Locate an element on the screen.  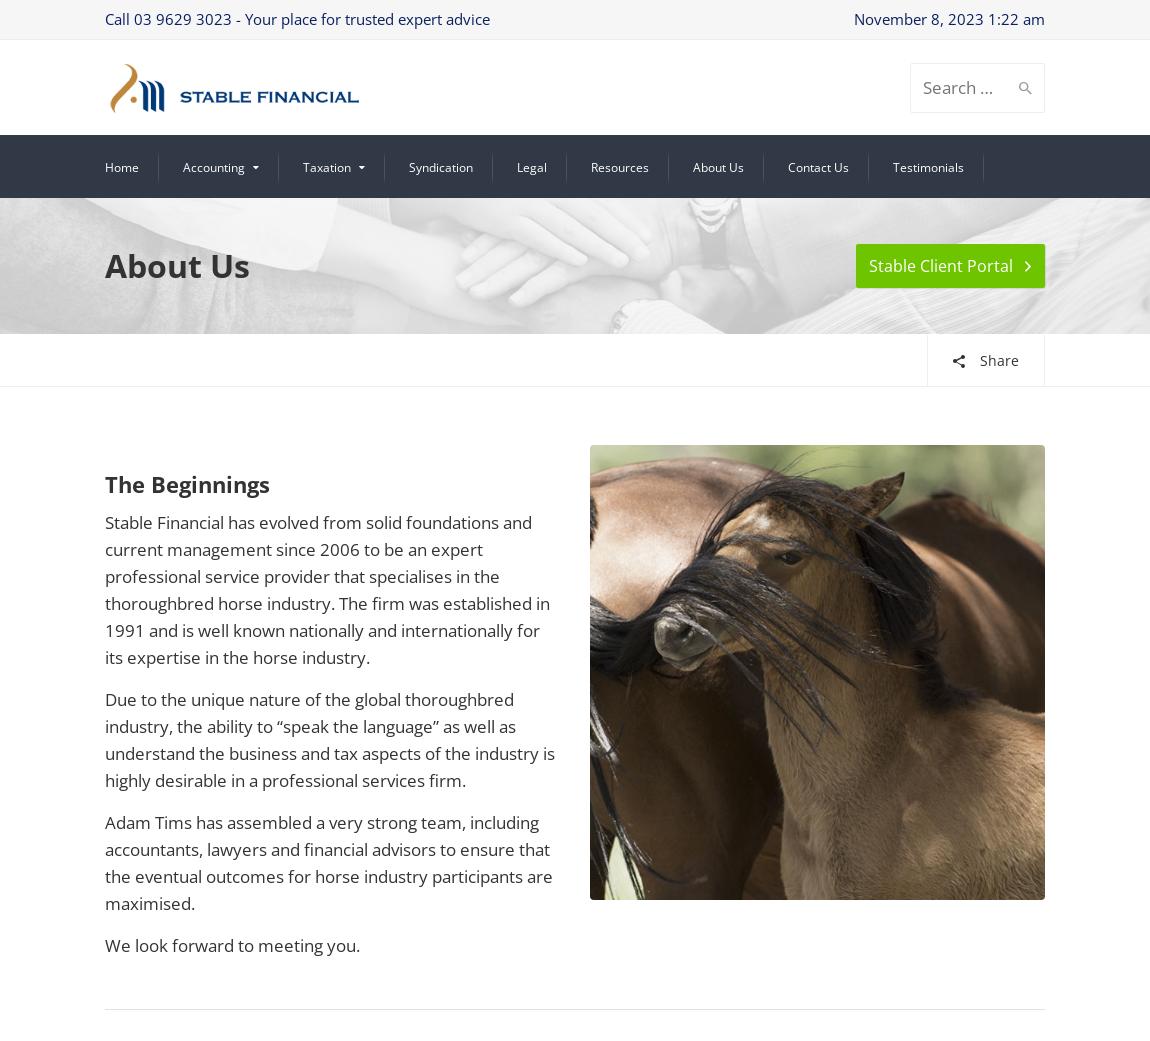
'November 8, 2023 1:22 am' is located at coordinates (949, 18).